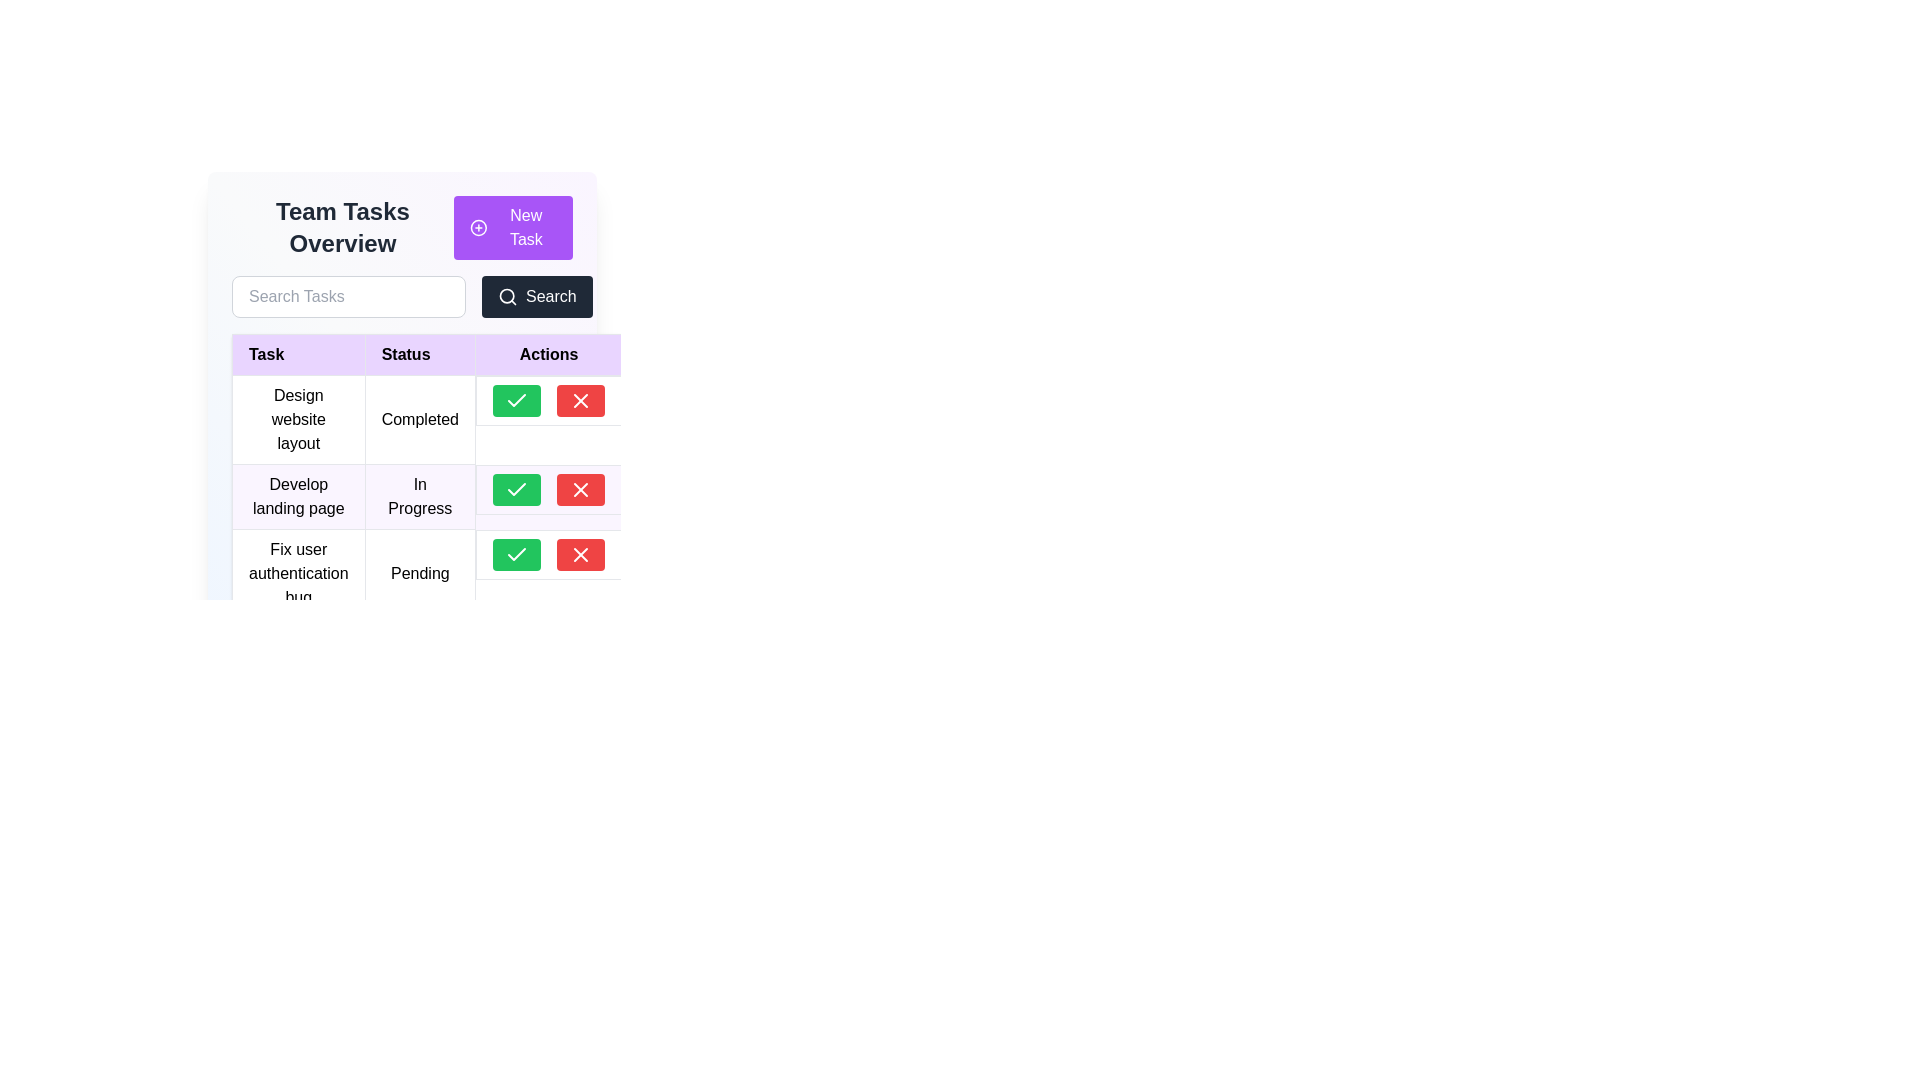 This screenshot has width=1920, height=1080. What do you see at coordinates (507, 296) in the screenshot?
I see `the circular part of the SVG graphic representing the magnifying glass icon, located to the left of the search button in the task management interface` at bounding box center [507, 296].